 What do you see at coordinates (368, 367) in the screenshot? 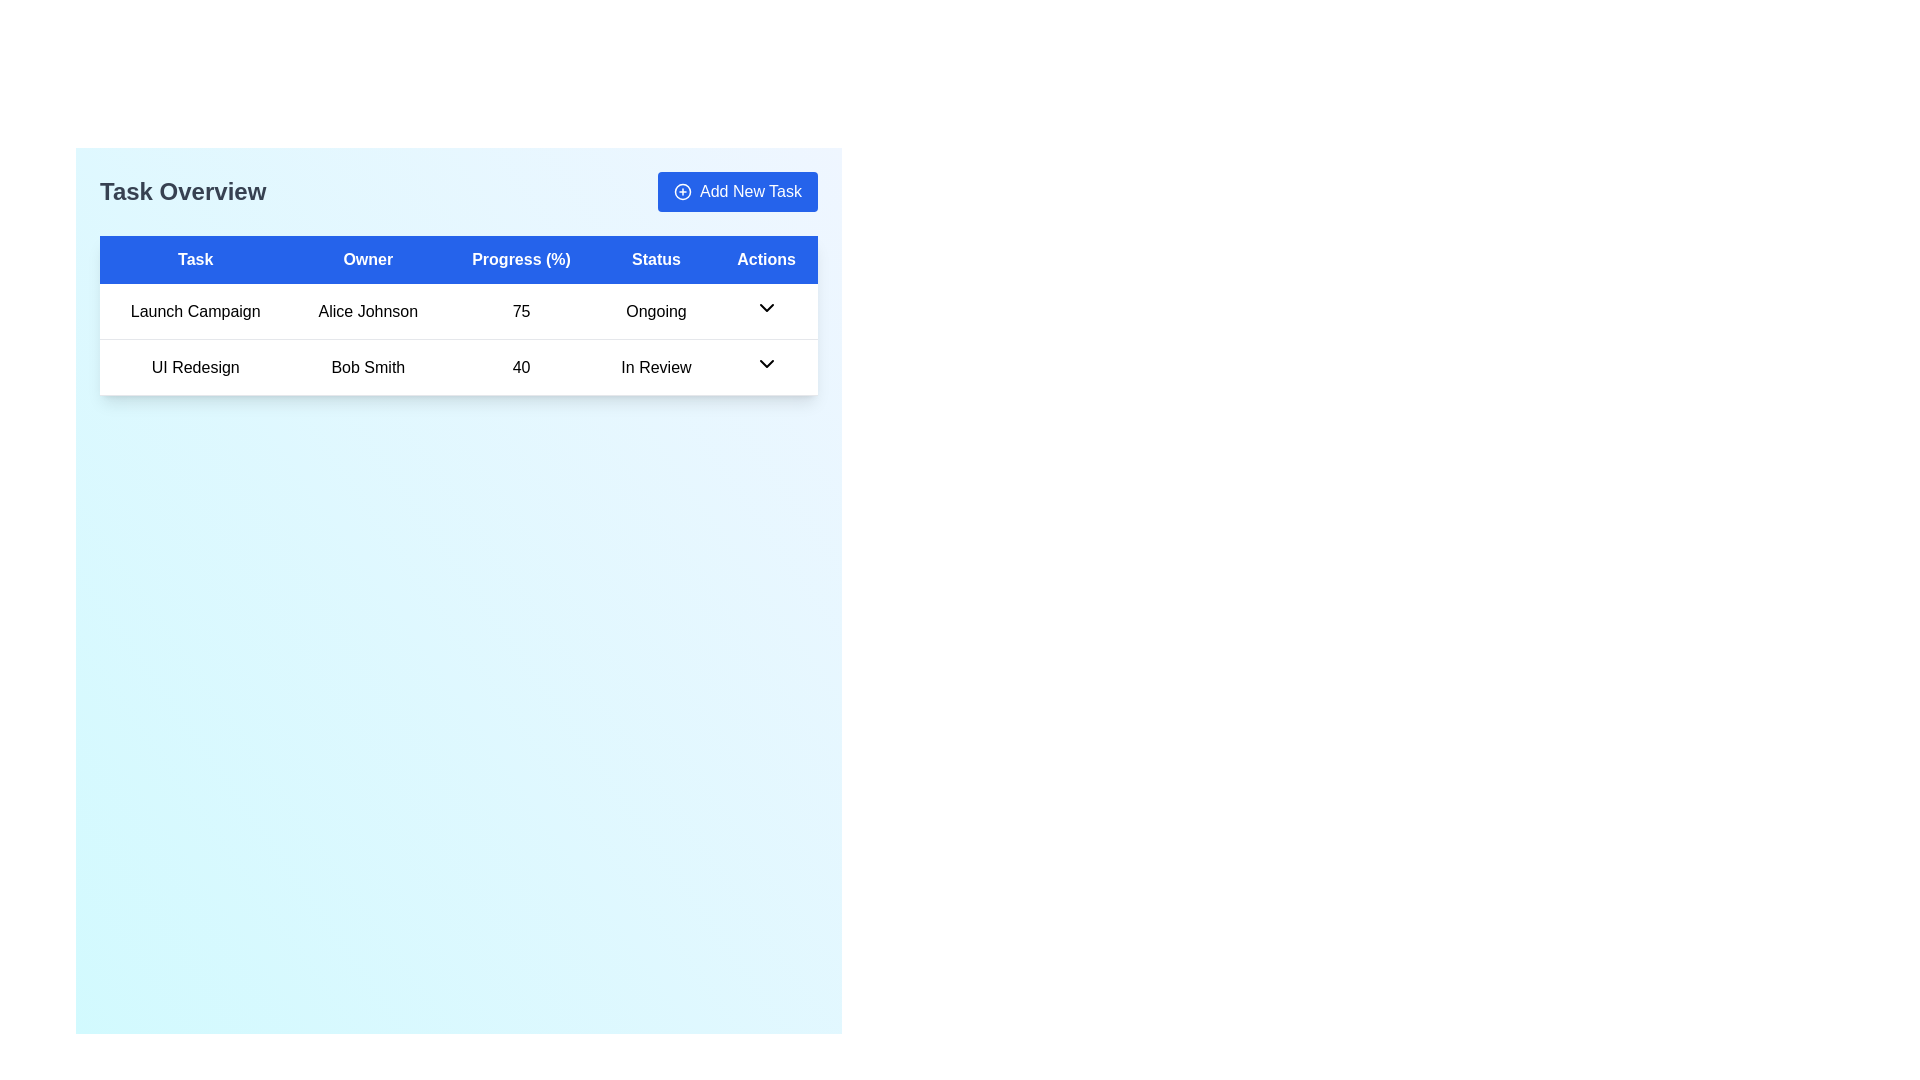
I see `the text label displaying the name of the person associated with the task item in the second row under the 'Owner' column of the table, located between 'UI Redesign' and '40'` at bounding box center [368, 367].